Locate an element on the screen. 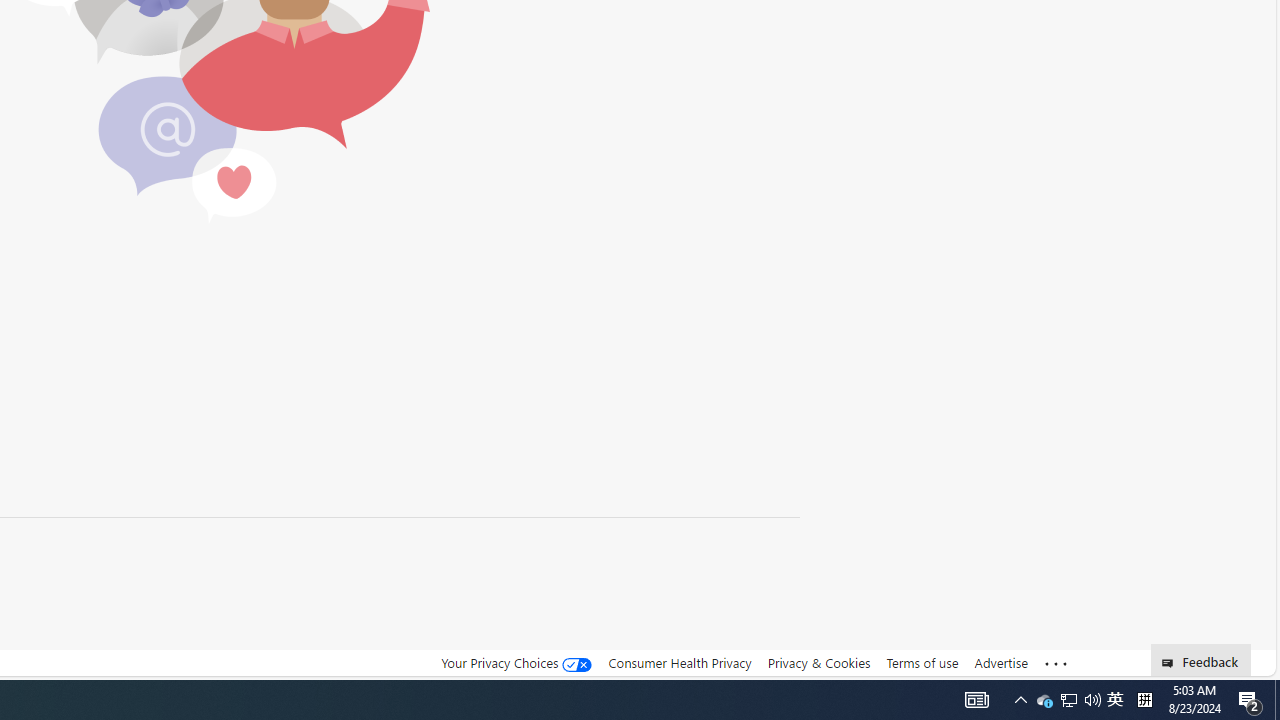 This screenshot has height=720, width=1280. 'Advertise' is located at coordinates (1000, 662).